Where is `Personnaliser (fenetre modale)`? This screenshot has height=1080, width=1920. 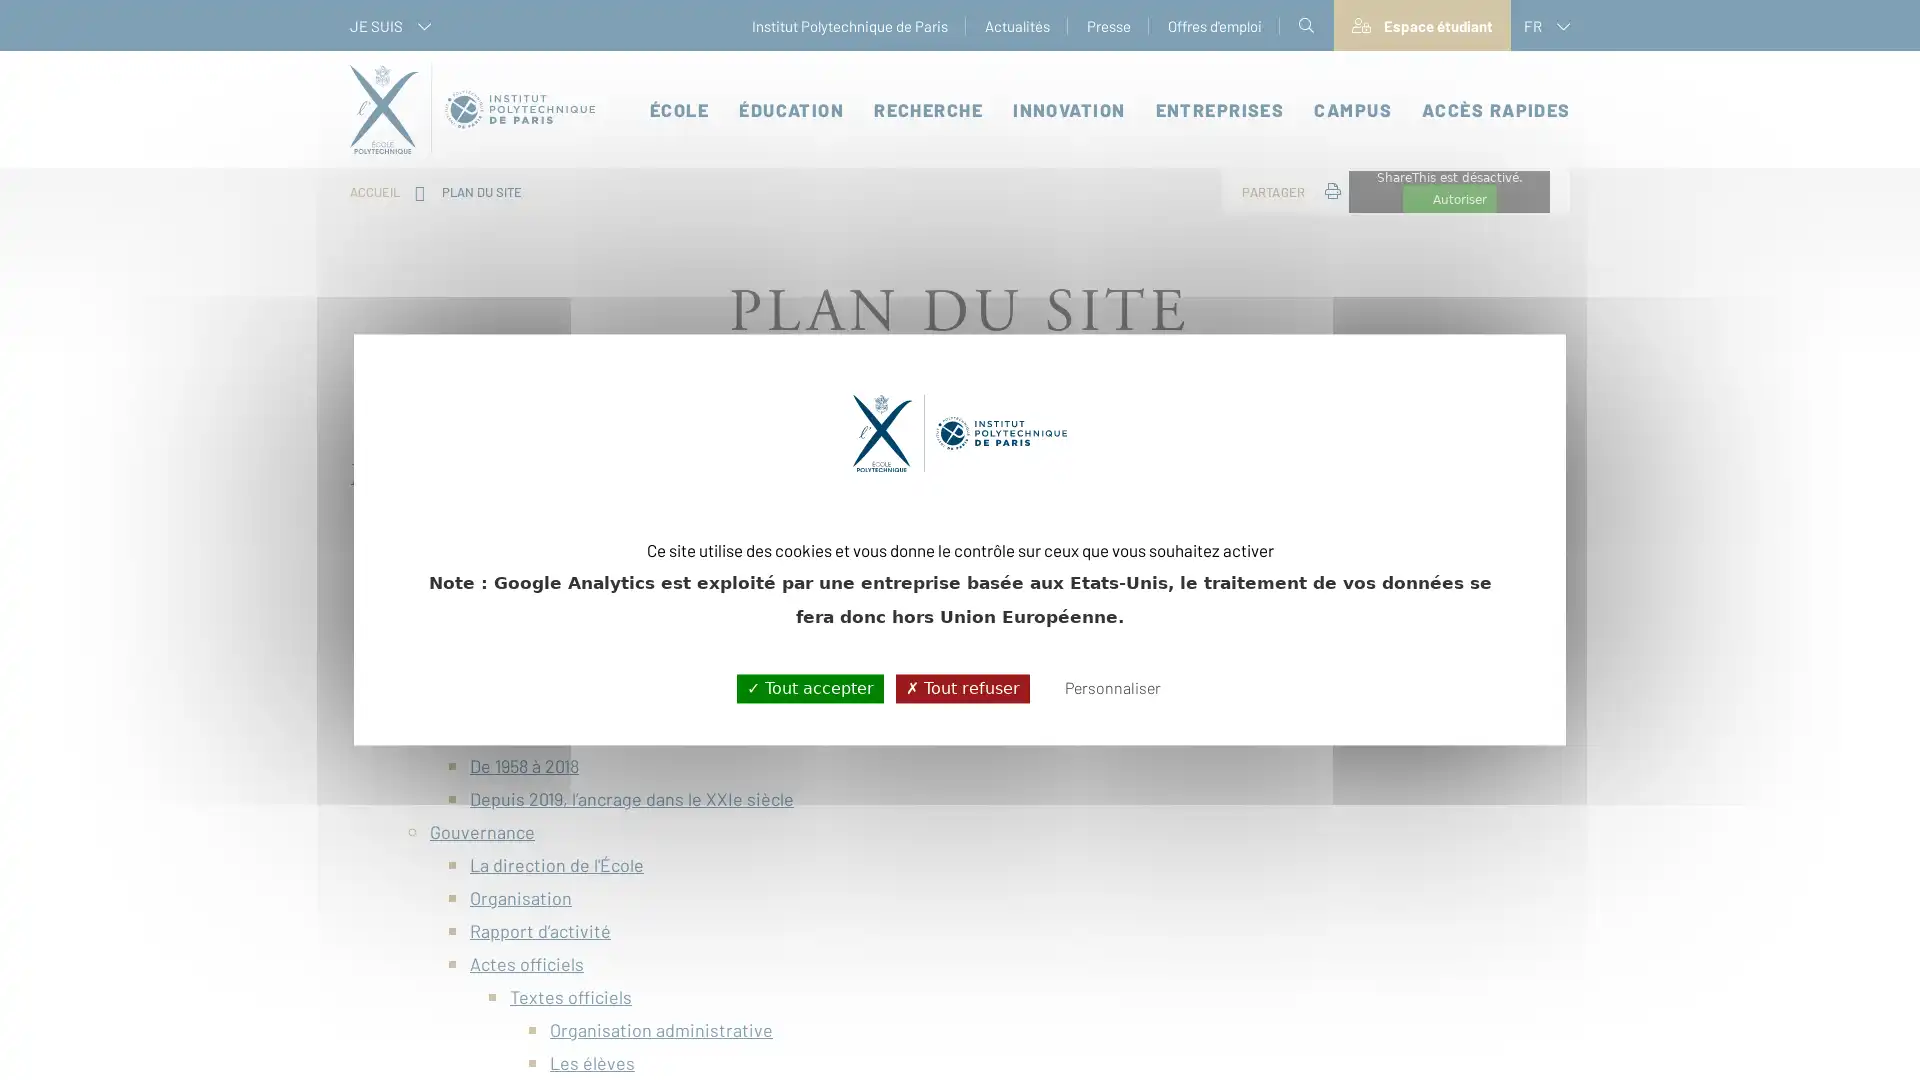
Personnaliser (fenetre modale) is located at coordinates (1111, 688).